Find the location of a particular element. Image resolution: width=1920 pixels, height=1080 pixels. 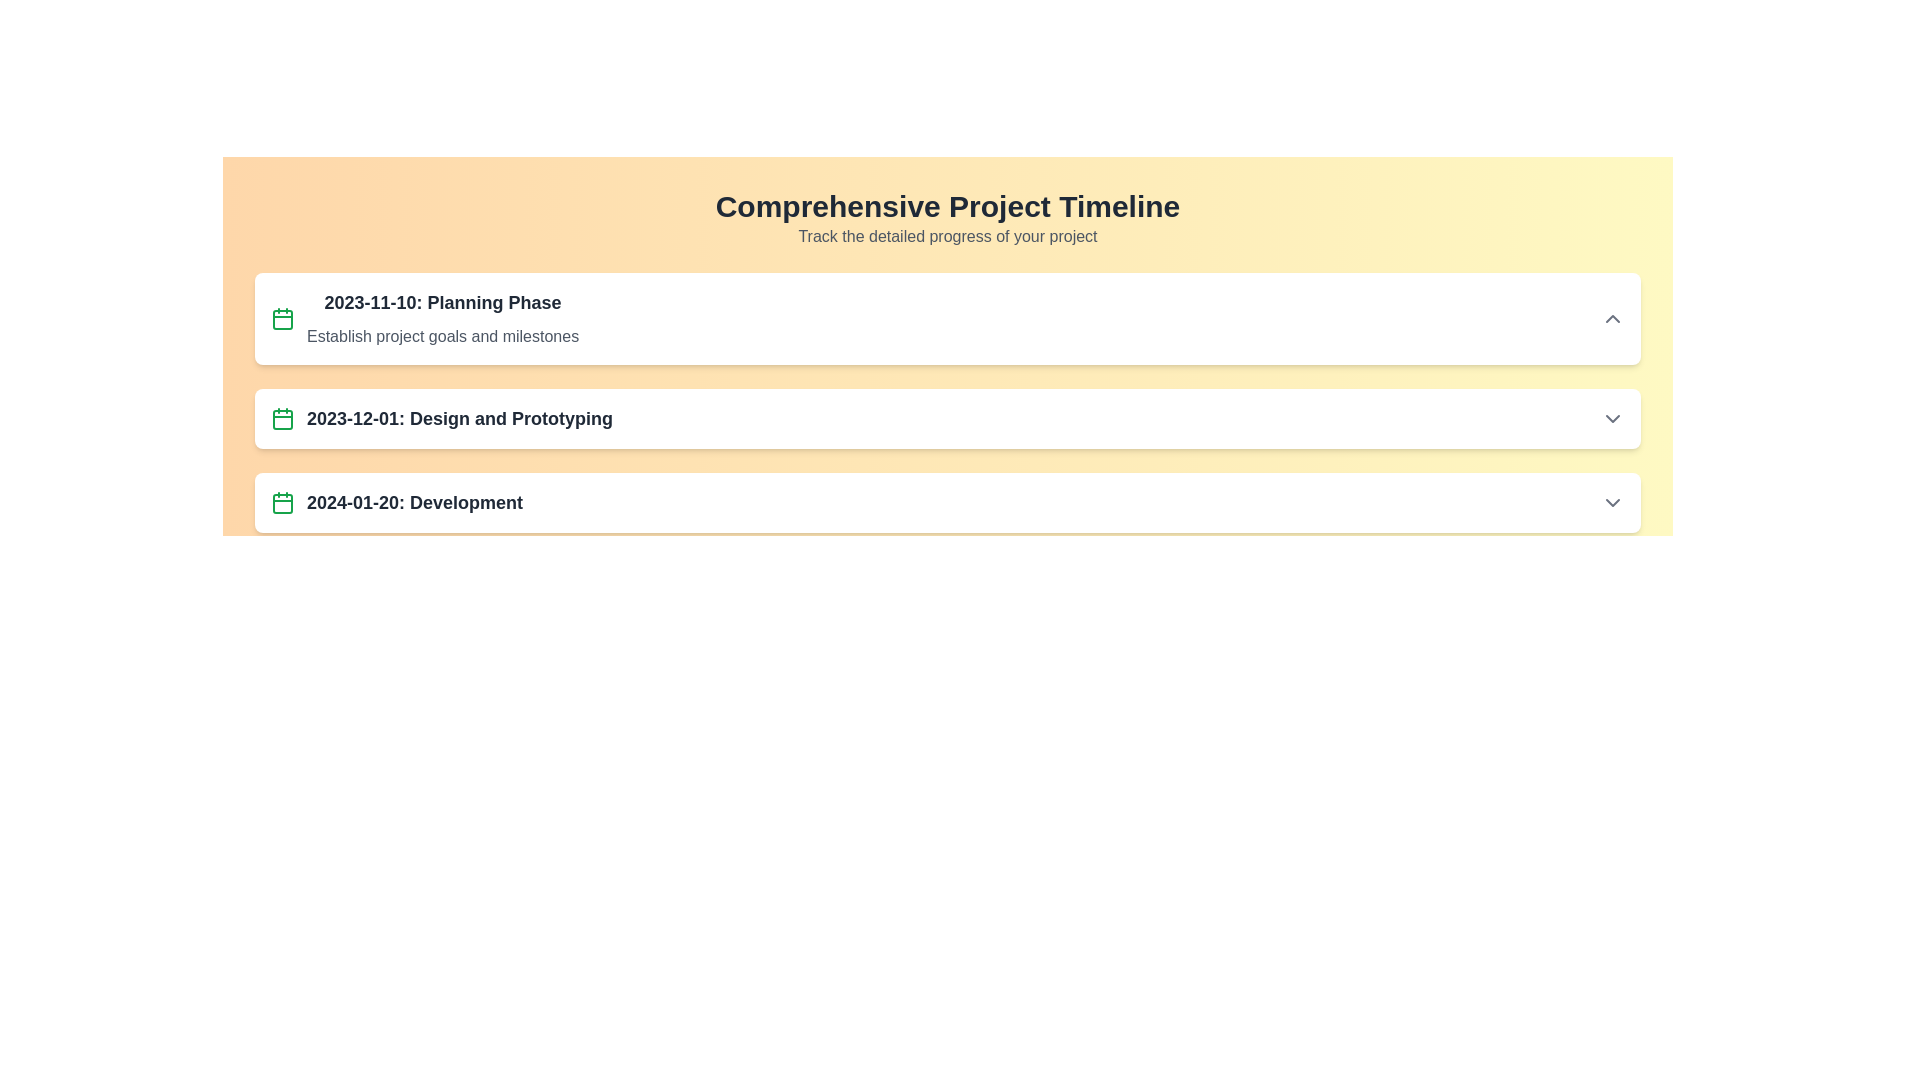

the second row, leftmost icon in the timeline that represents a month within the calendar icon is located at coordinates (282, 419).